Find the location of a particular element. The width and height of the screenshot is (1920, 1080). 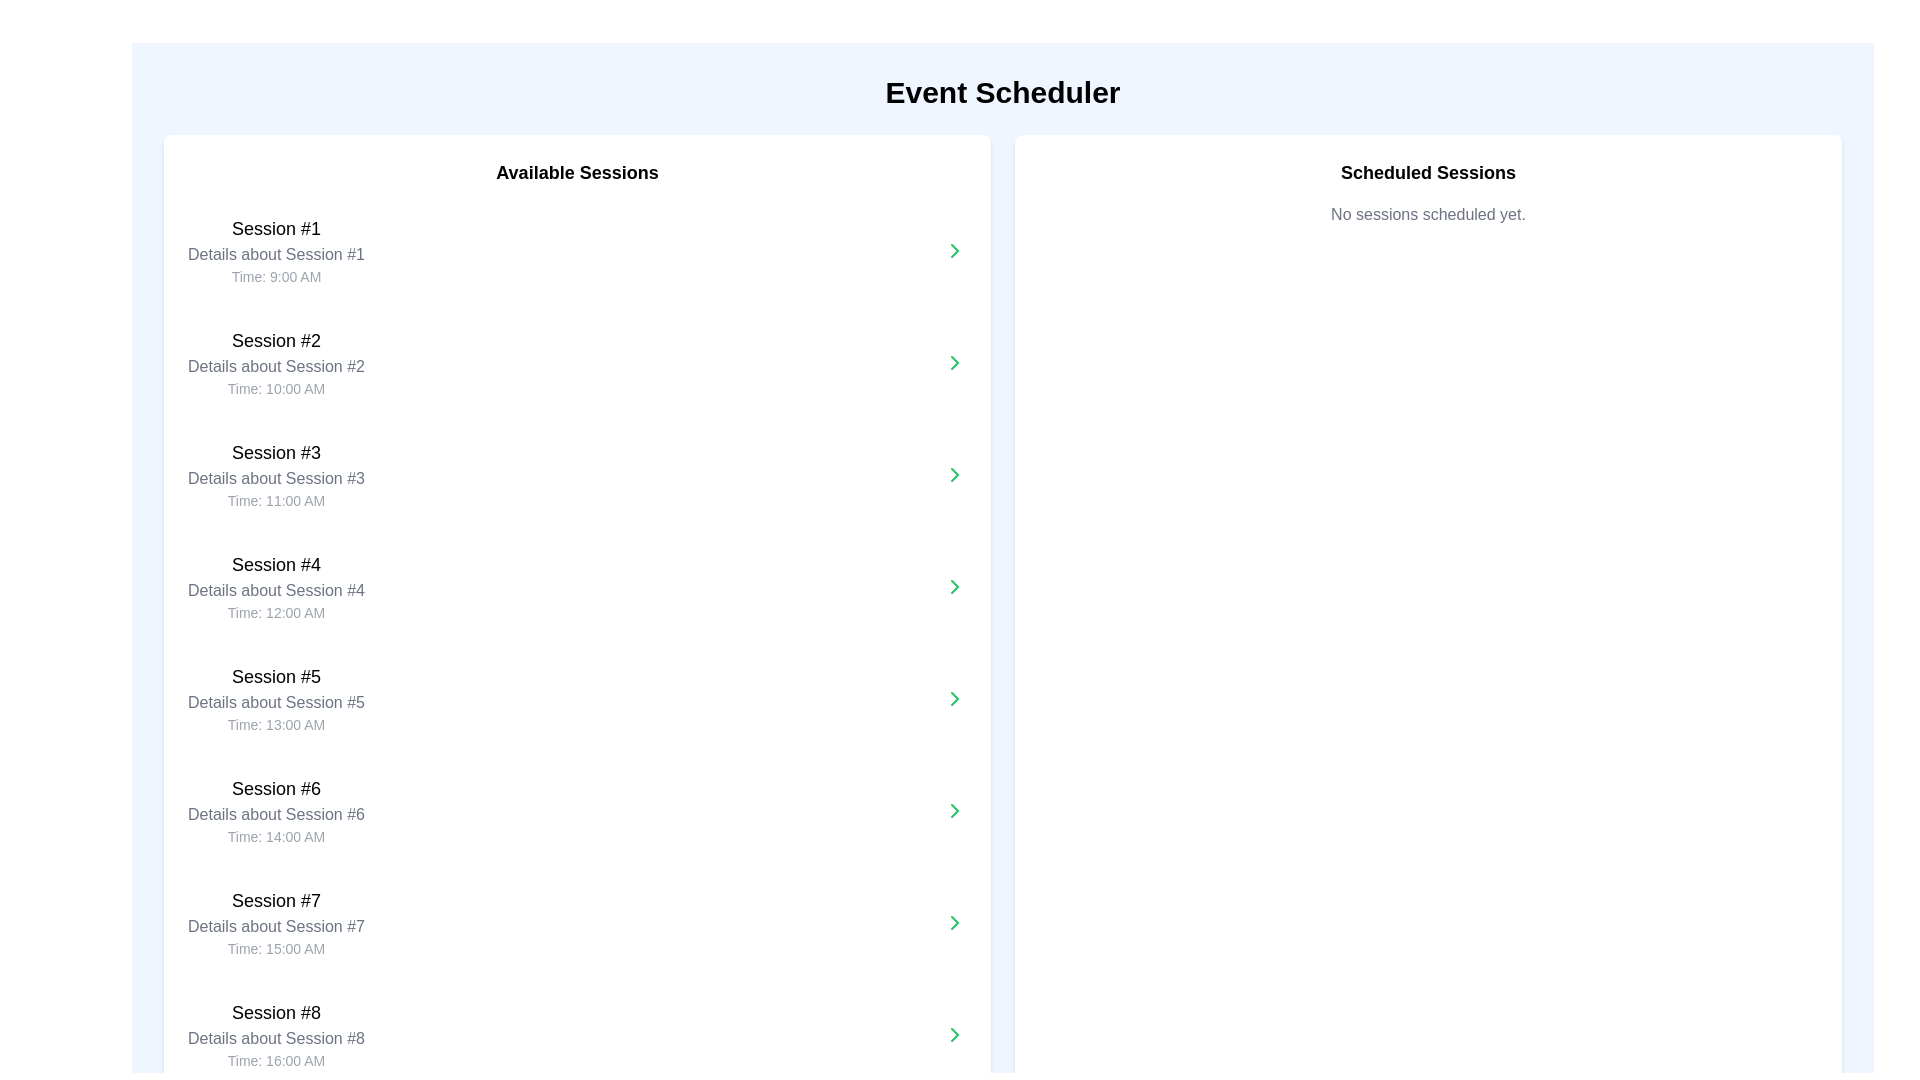

the sixth chevron icon next to the 'Session #6' entry in the 'Available Sessions' section is located at coordinates (954, 474).